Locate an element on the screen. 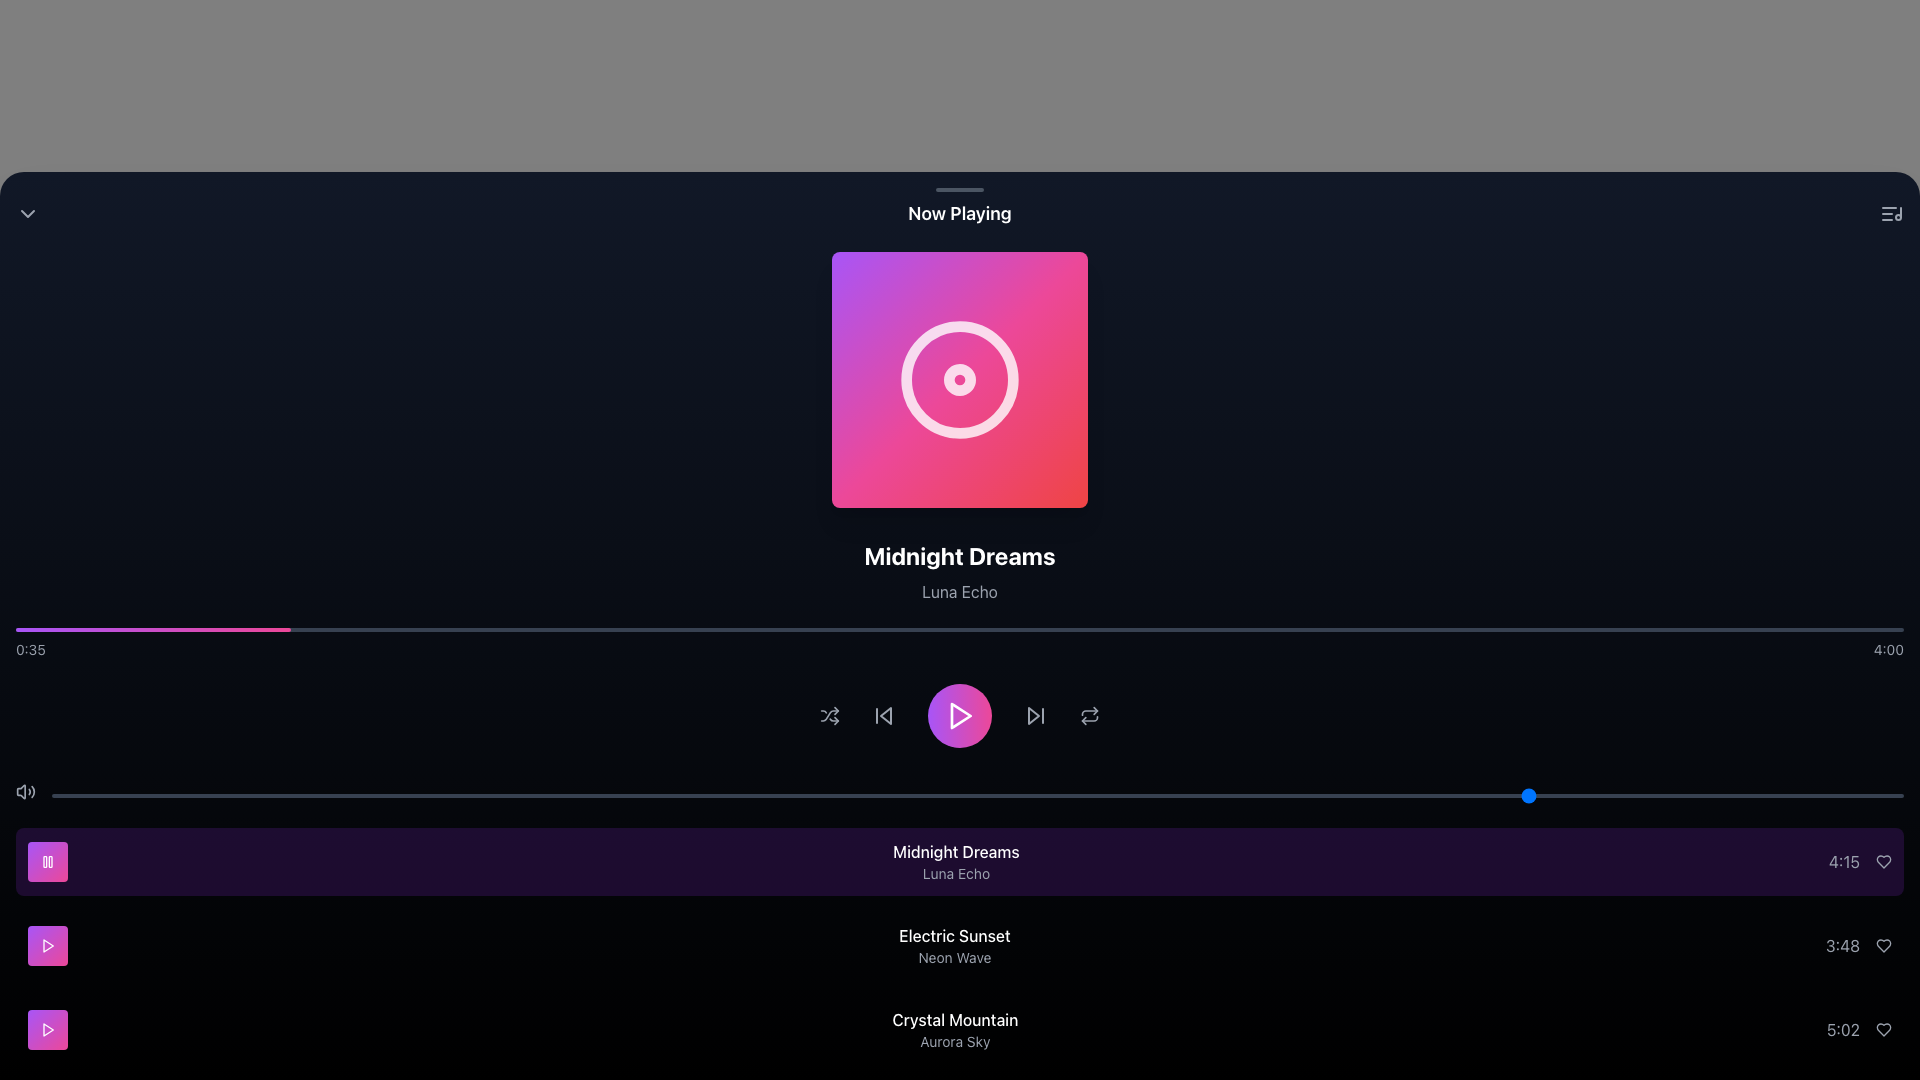 This screenshot has height=1080, width=1920. the text element displaying '5:02', which is styled in gray color and aligned to the rightmost end of its row, adjacent to 'Crystal Mountain Aurora Sky' and icons is located at coordinates (1842, 1029).